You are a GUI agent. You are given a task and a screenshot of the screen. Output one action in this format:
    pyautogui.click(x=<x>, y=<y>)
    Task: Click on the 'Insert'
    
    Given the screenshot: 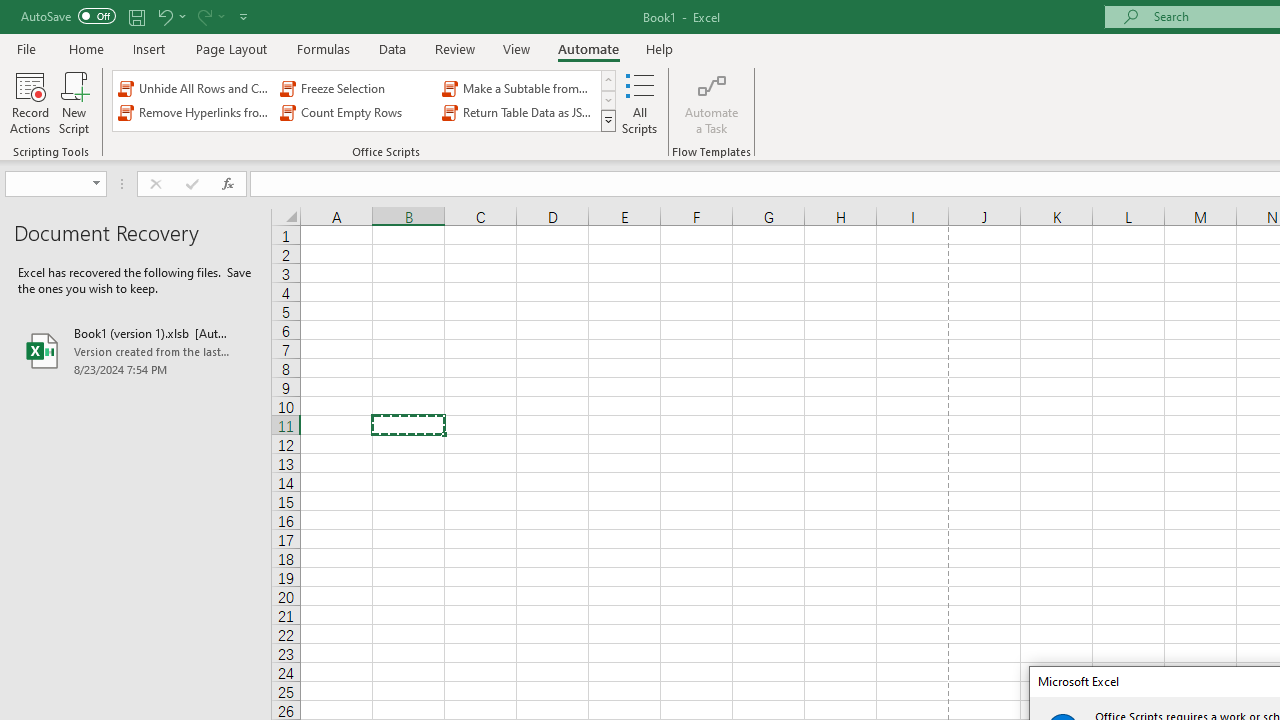 What is the action you would take?
    pyautogui.click(x=148, y=48)
    